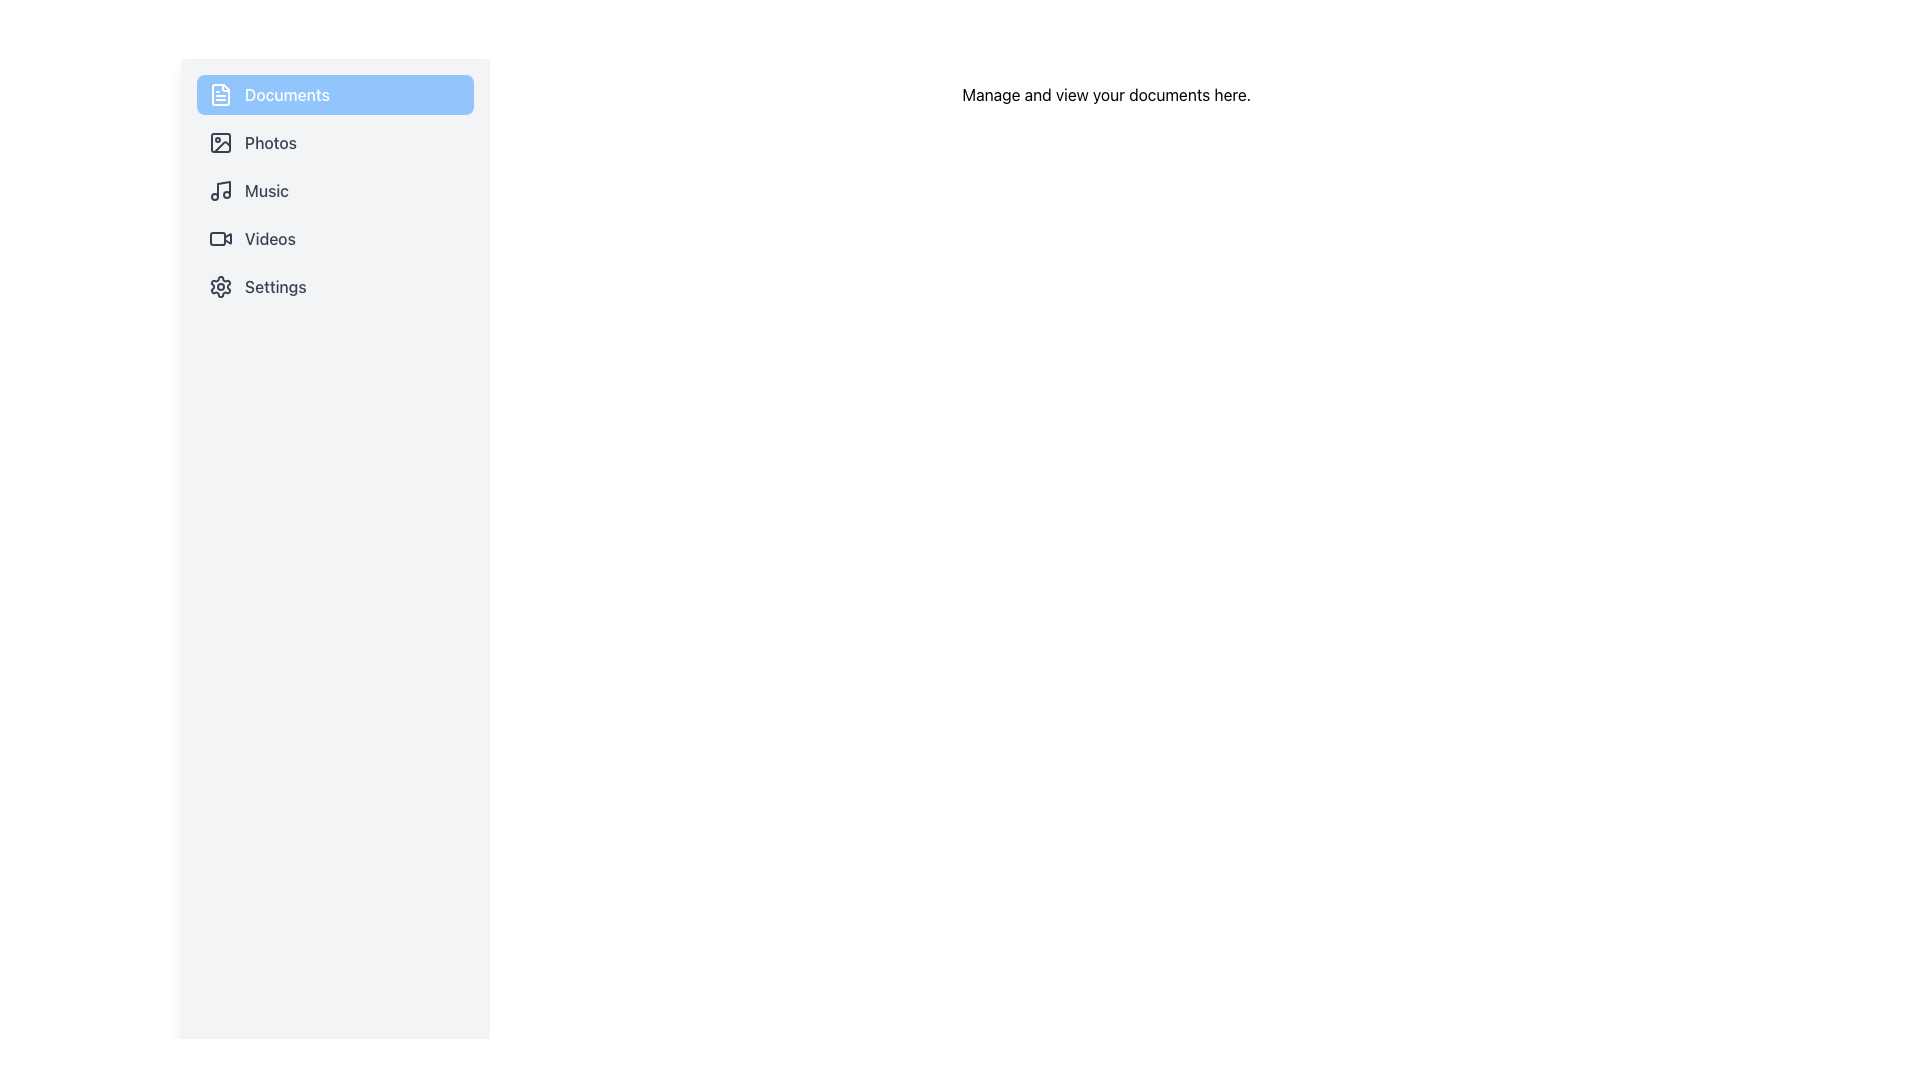  Describe the element at coordinates (220, 141) in the screenshot. I see `the 'Photos' icon in the sidebar menu` at that location.